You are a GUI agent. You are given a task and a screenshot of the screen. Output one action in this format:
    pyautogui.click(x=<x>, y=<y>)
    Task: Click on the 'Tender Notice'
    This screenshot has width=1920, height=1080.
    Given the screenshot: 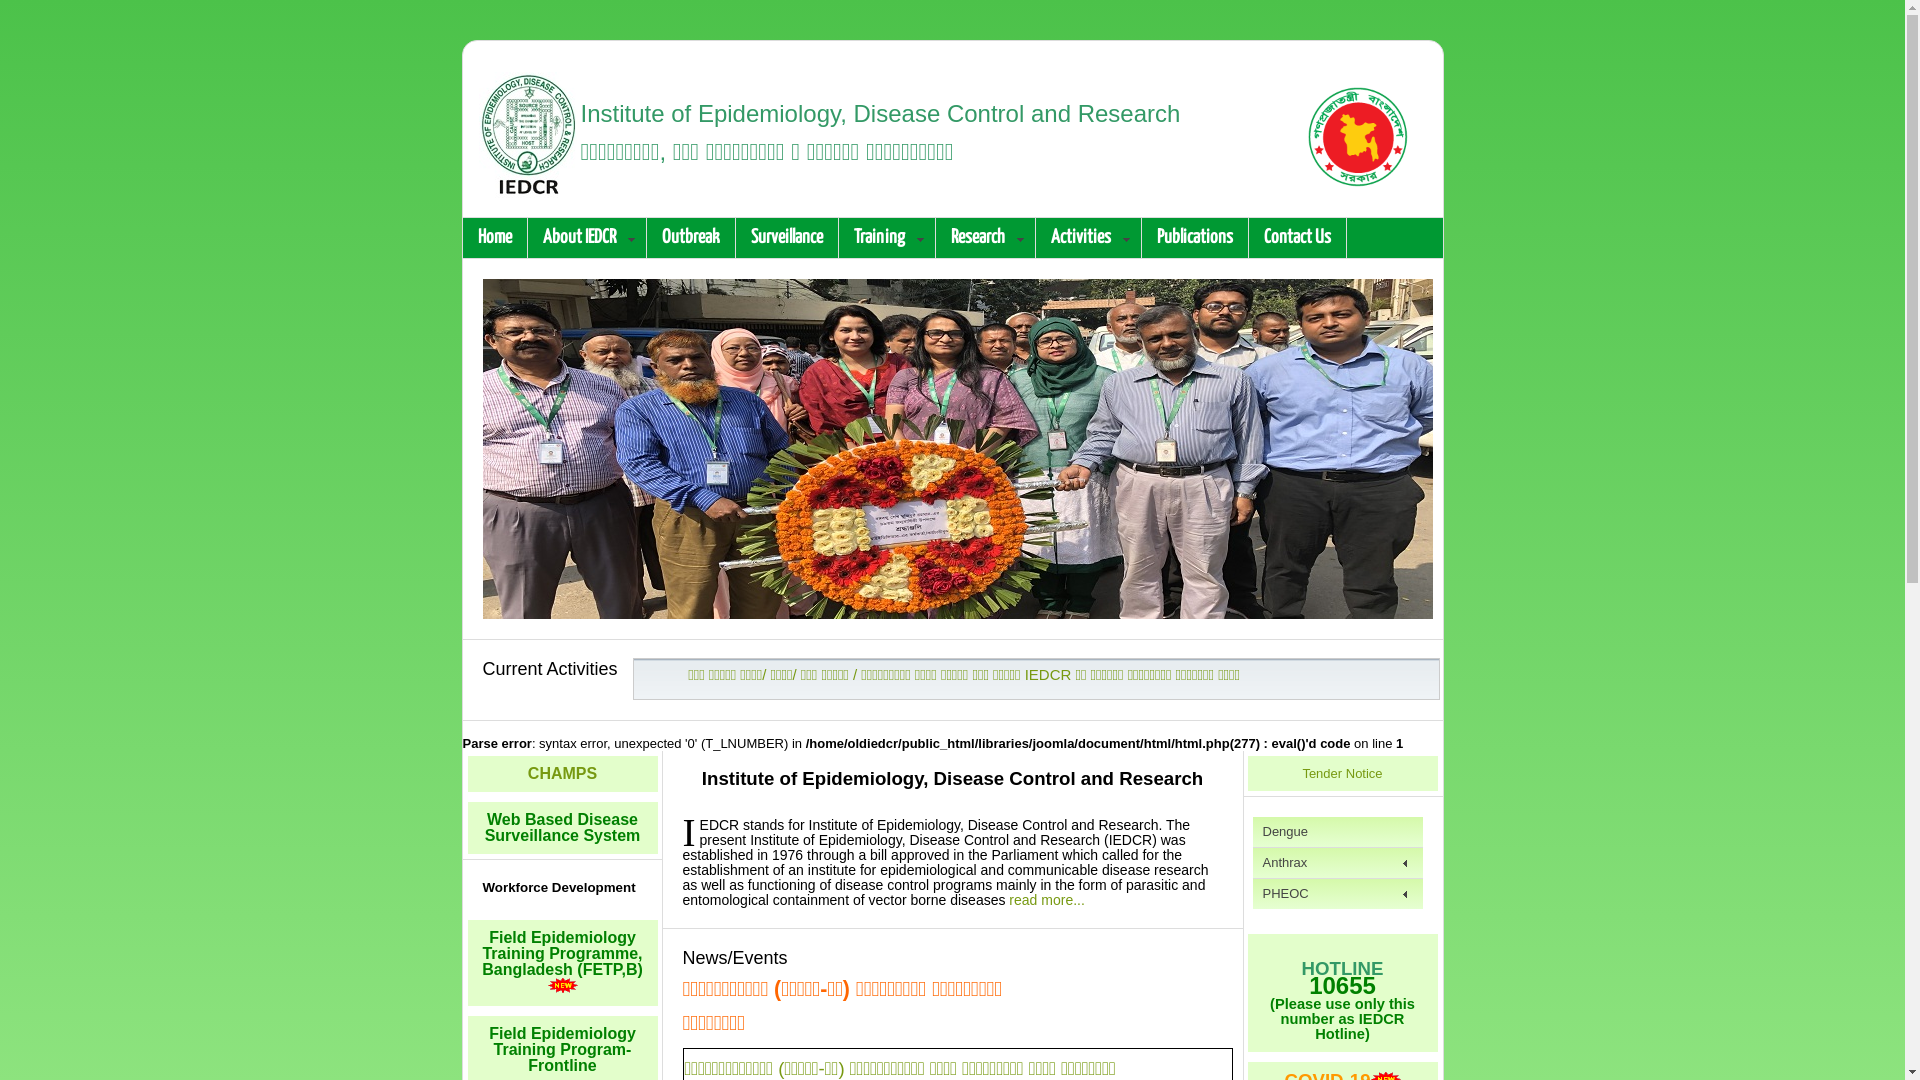 What is the action you would take?
    pyautogui.click(x=1342, y=772)
    